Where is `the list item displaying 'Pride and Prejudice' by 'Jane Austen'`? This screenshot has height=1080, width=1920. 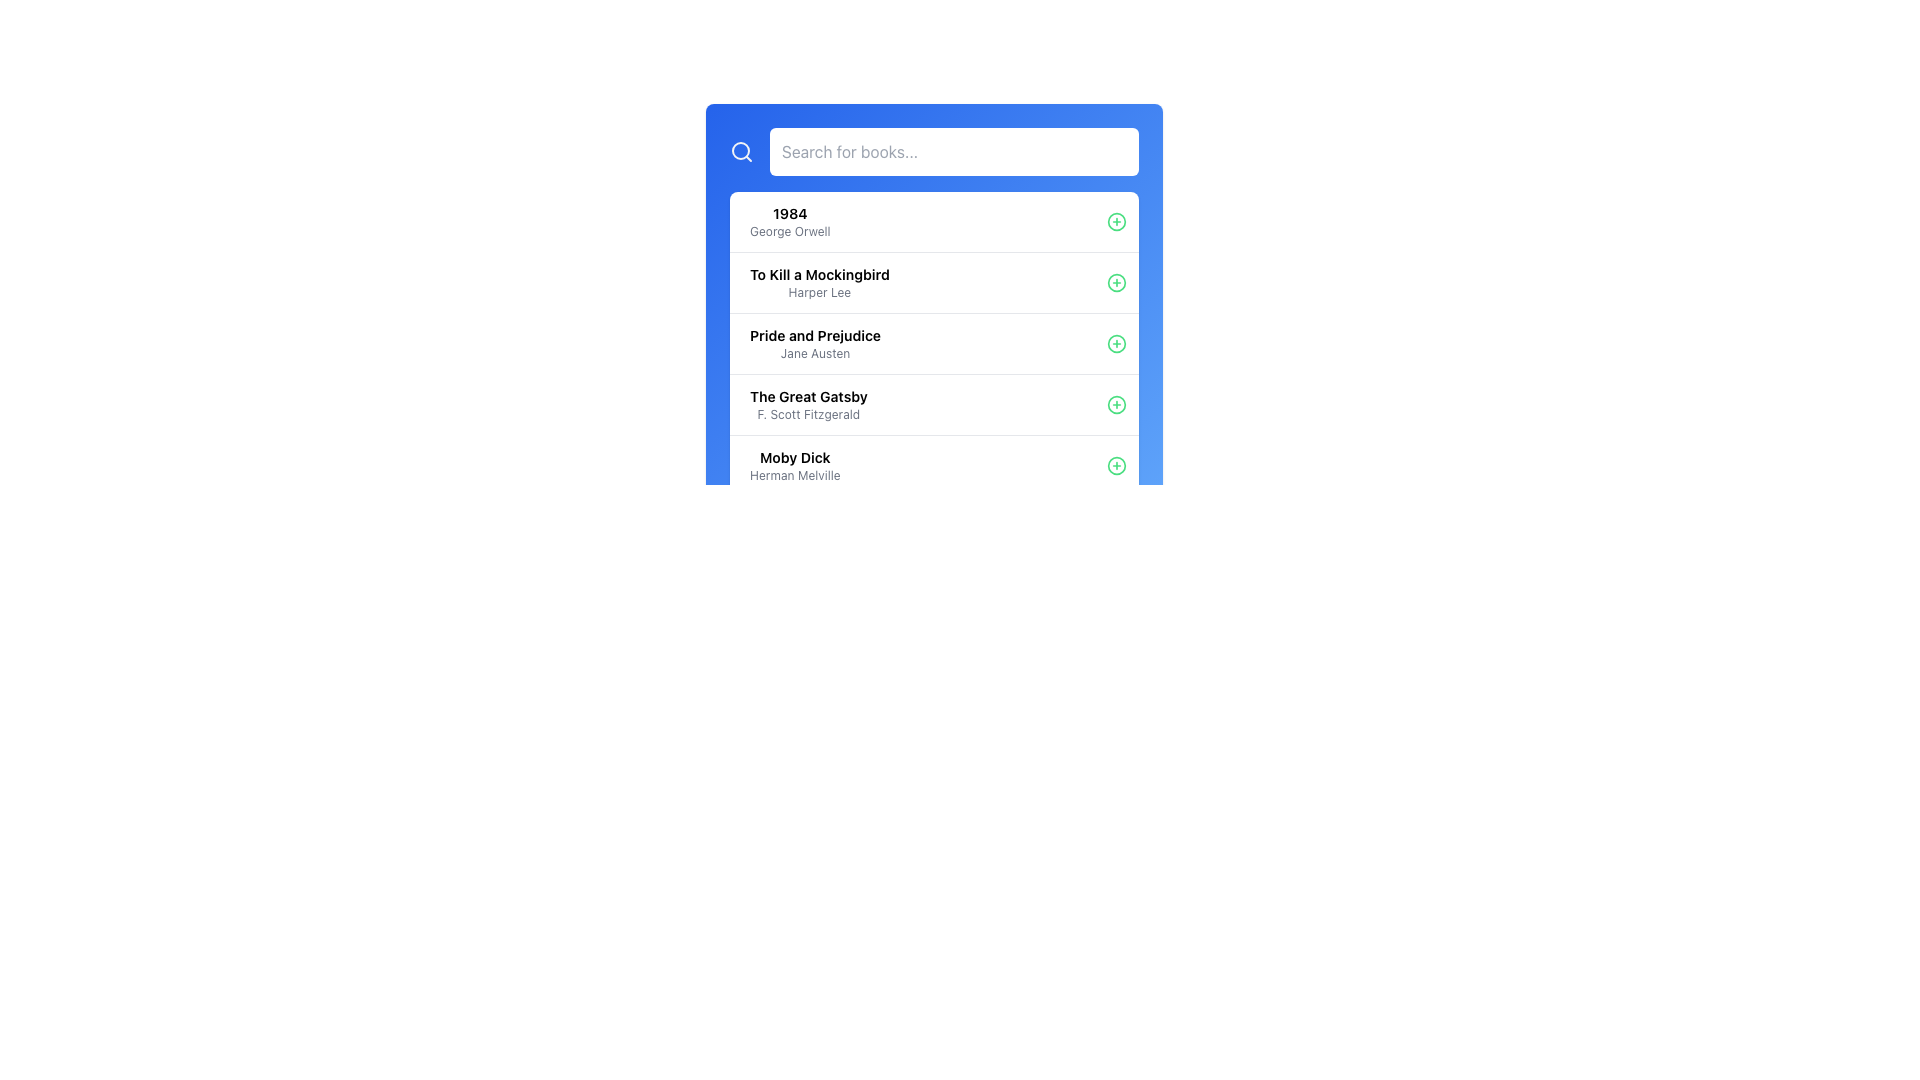
the list item displaying 'Pride and Prejudice' by 'Jane Austen' is located at coordinates (933, 342).